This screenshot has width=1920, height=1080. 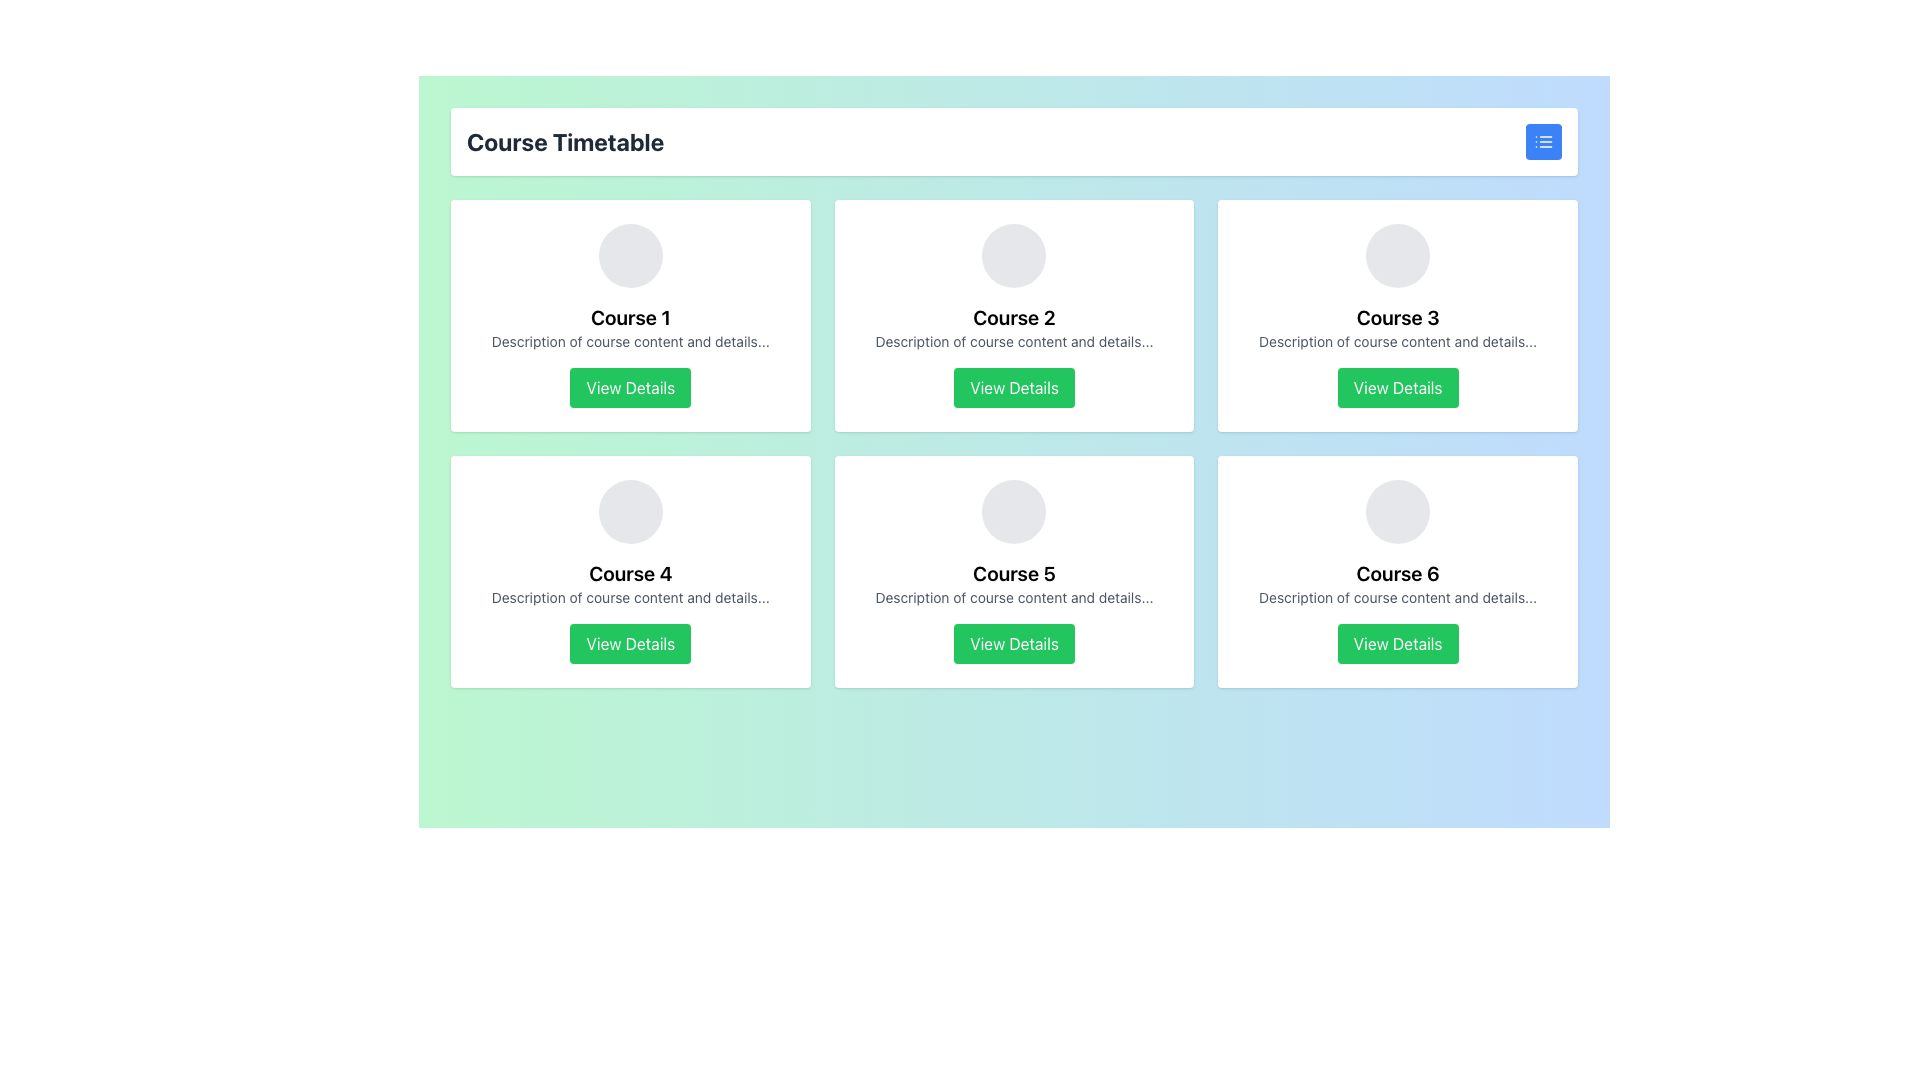 What do you see at coordinates (1014, 571) in the screenshot?
I see `course description by interacting with the fifth card in the grid layout, which contains the course title, brief description, and a 'View Details' button` at bounding box center [1014, 571].